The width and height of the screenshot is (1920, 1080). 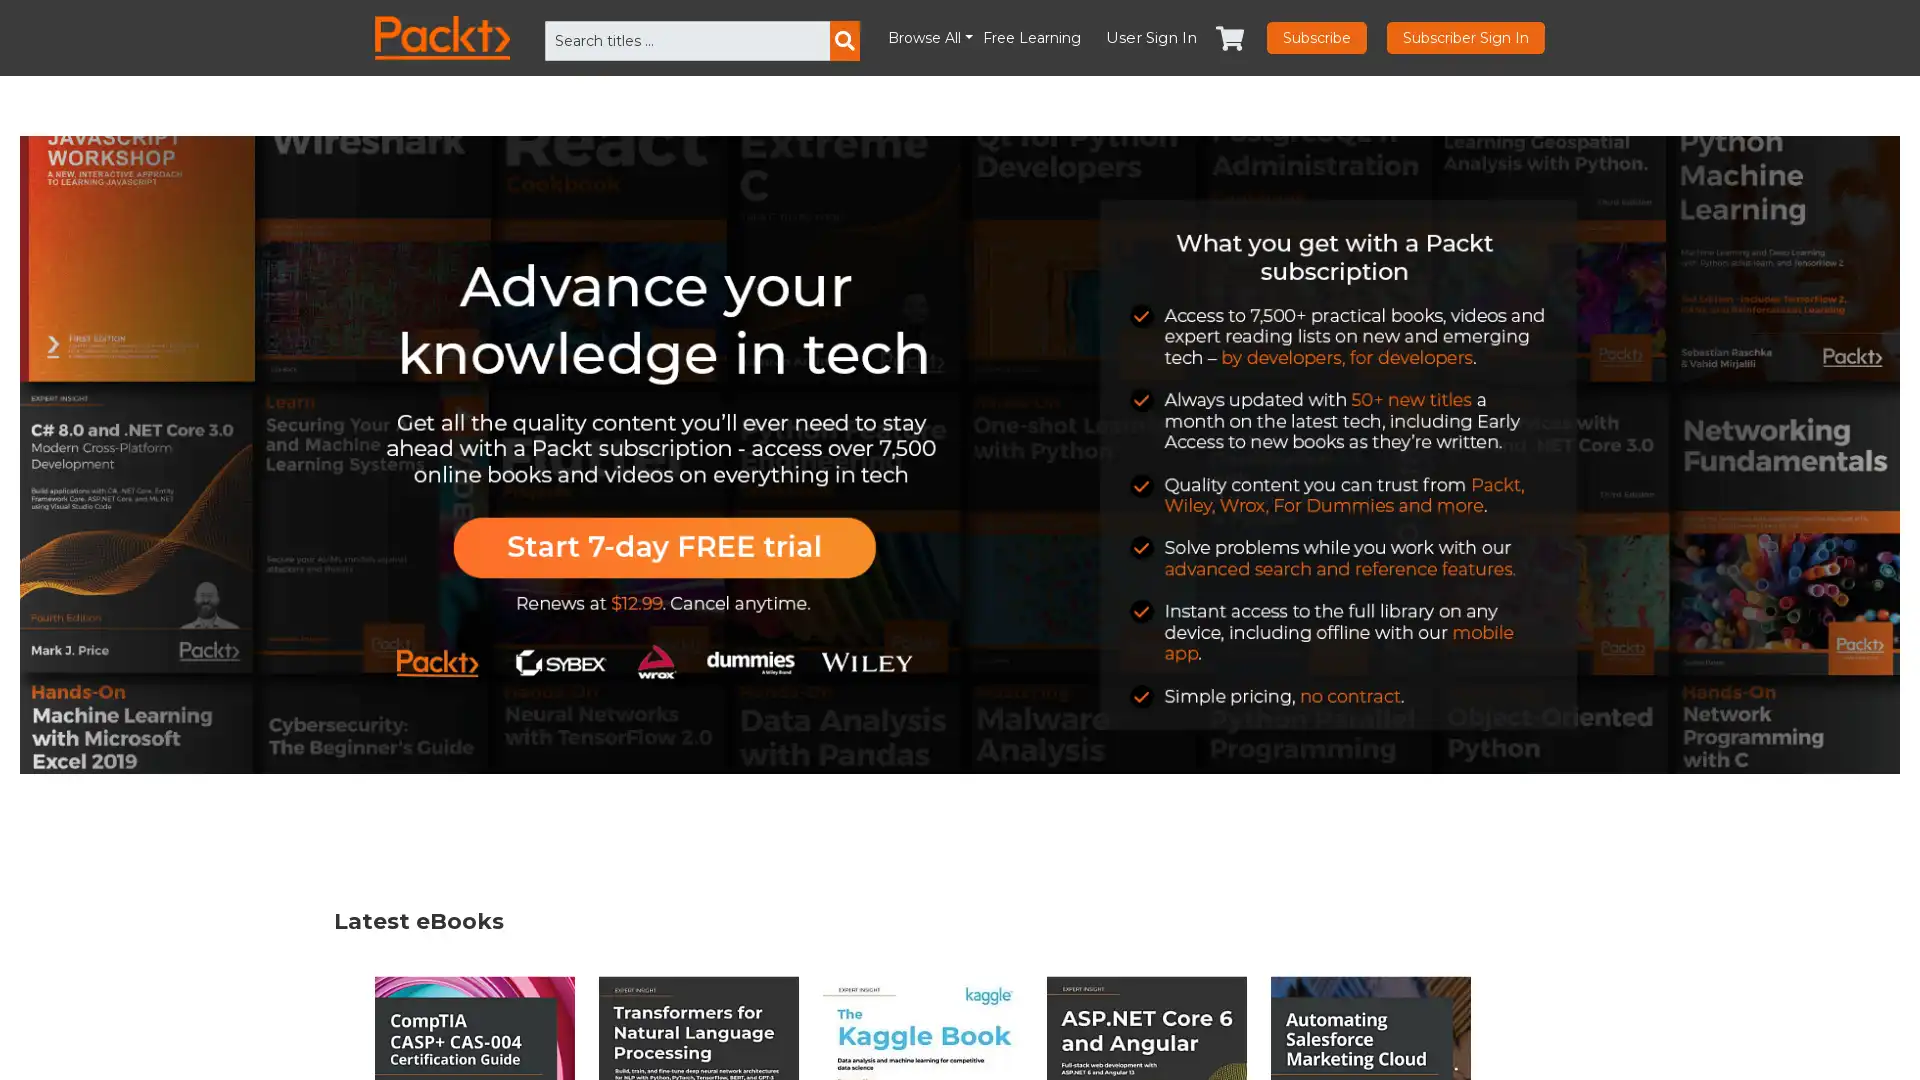 What do you see at coordinates (1465, 38) in the screenshot?
I see `Subscriber Sign In` at bounding box center [1465, 38].